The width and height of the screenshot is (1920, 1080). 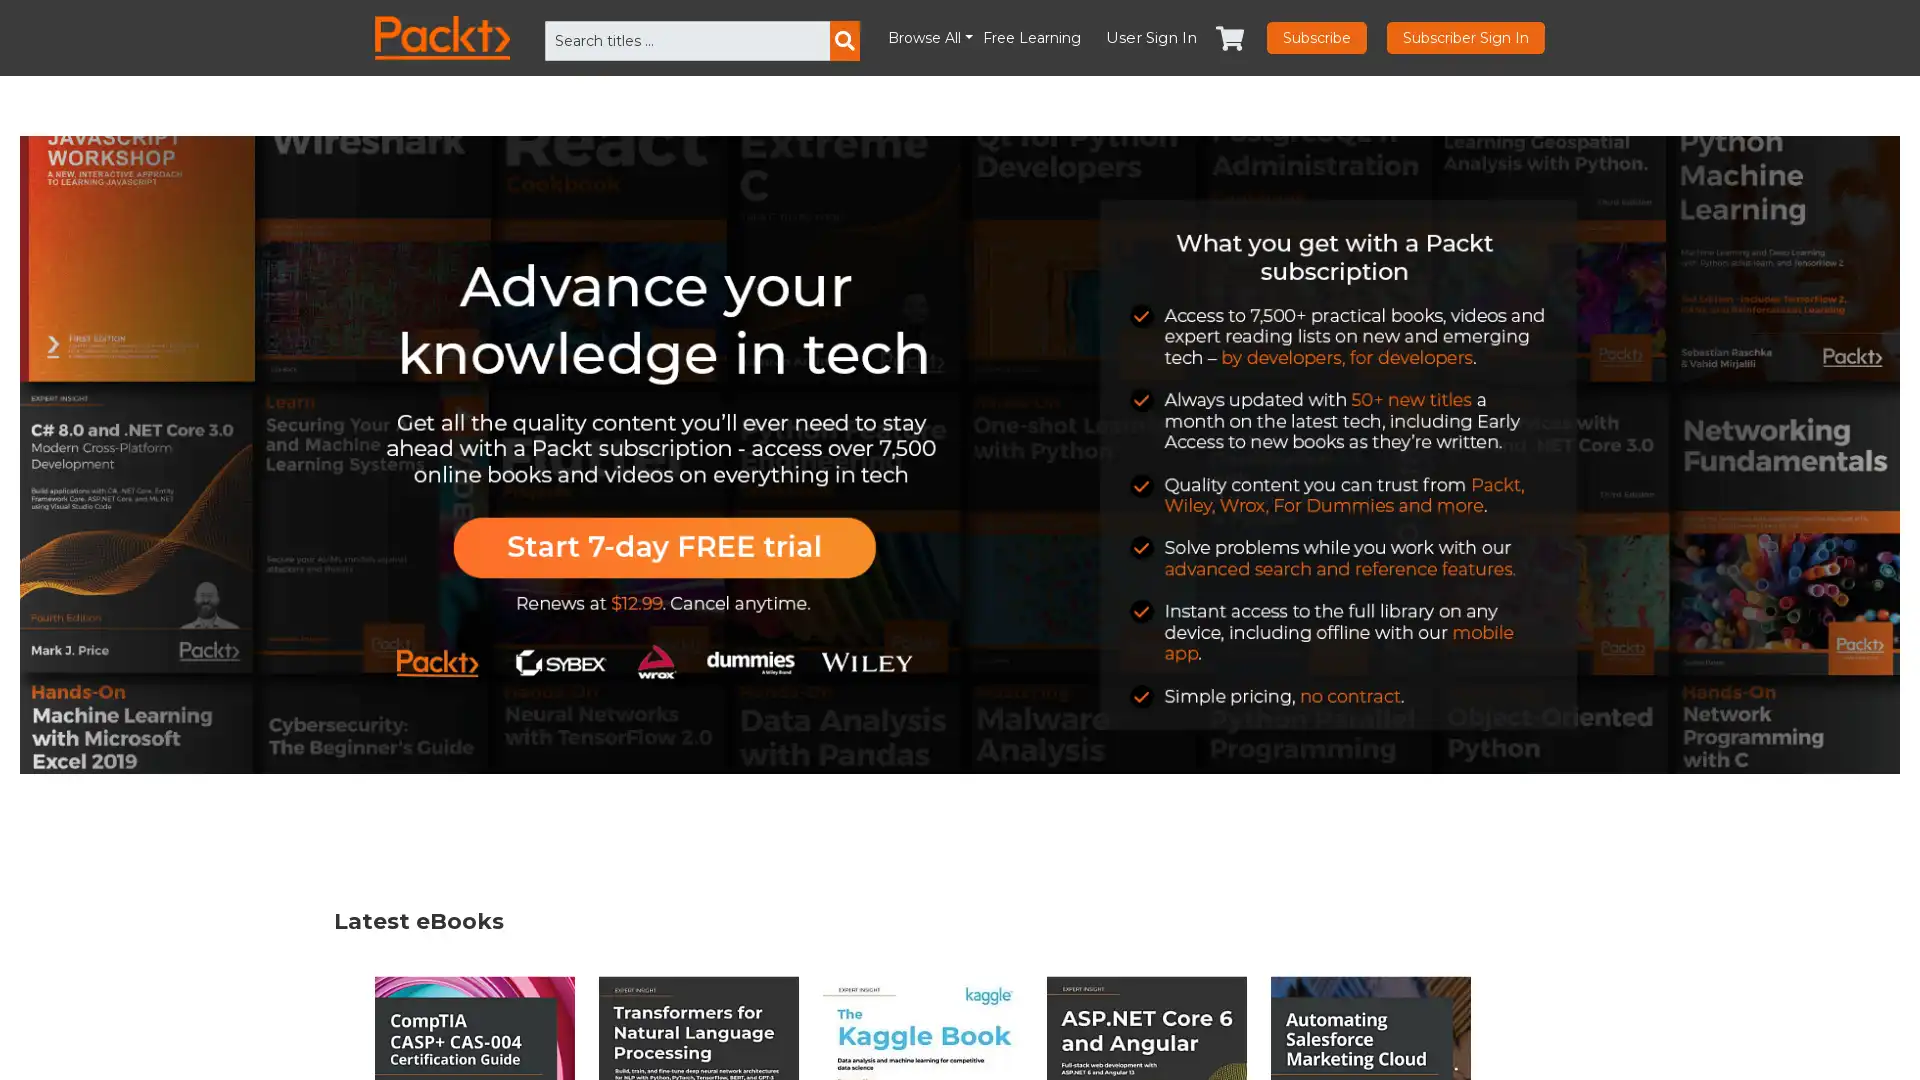 What do you see at coordinates (1465, 38) in the screenshot?
I see `Subscriber Sign In` at bounding box center [1465, 38].